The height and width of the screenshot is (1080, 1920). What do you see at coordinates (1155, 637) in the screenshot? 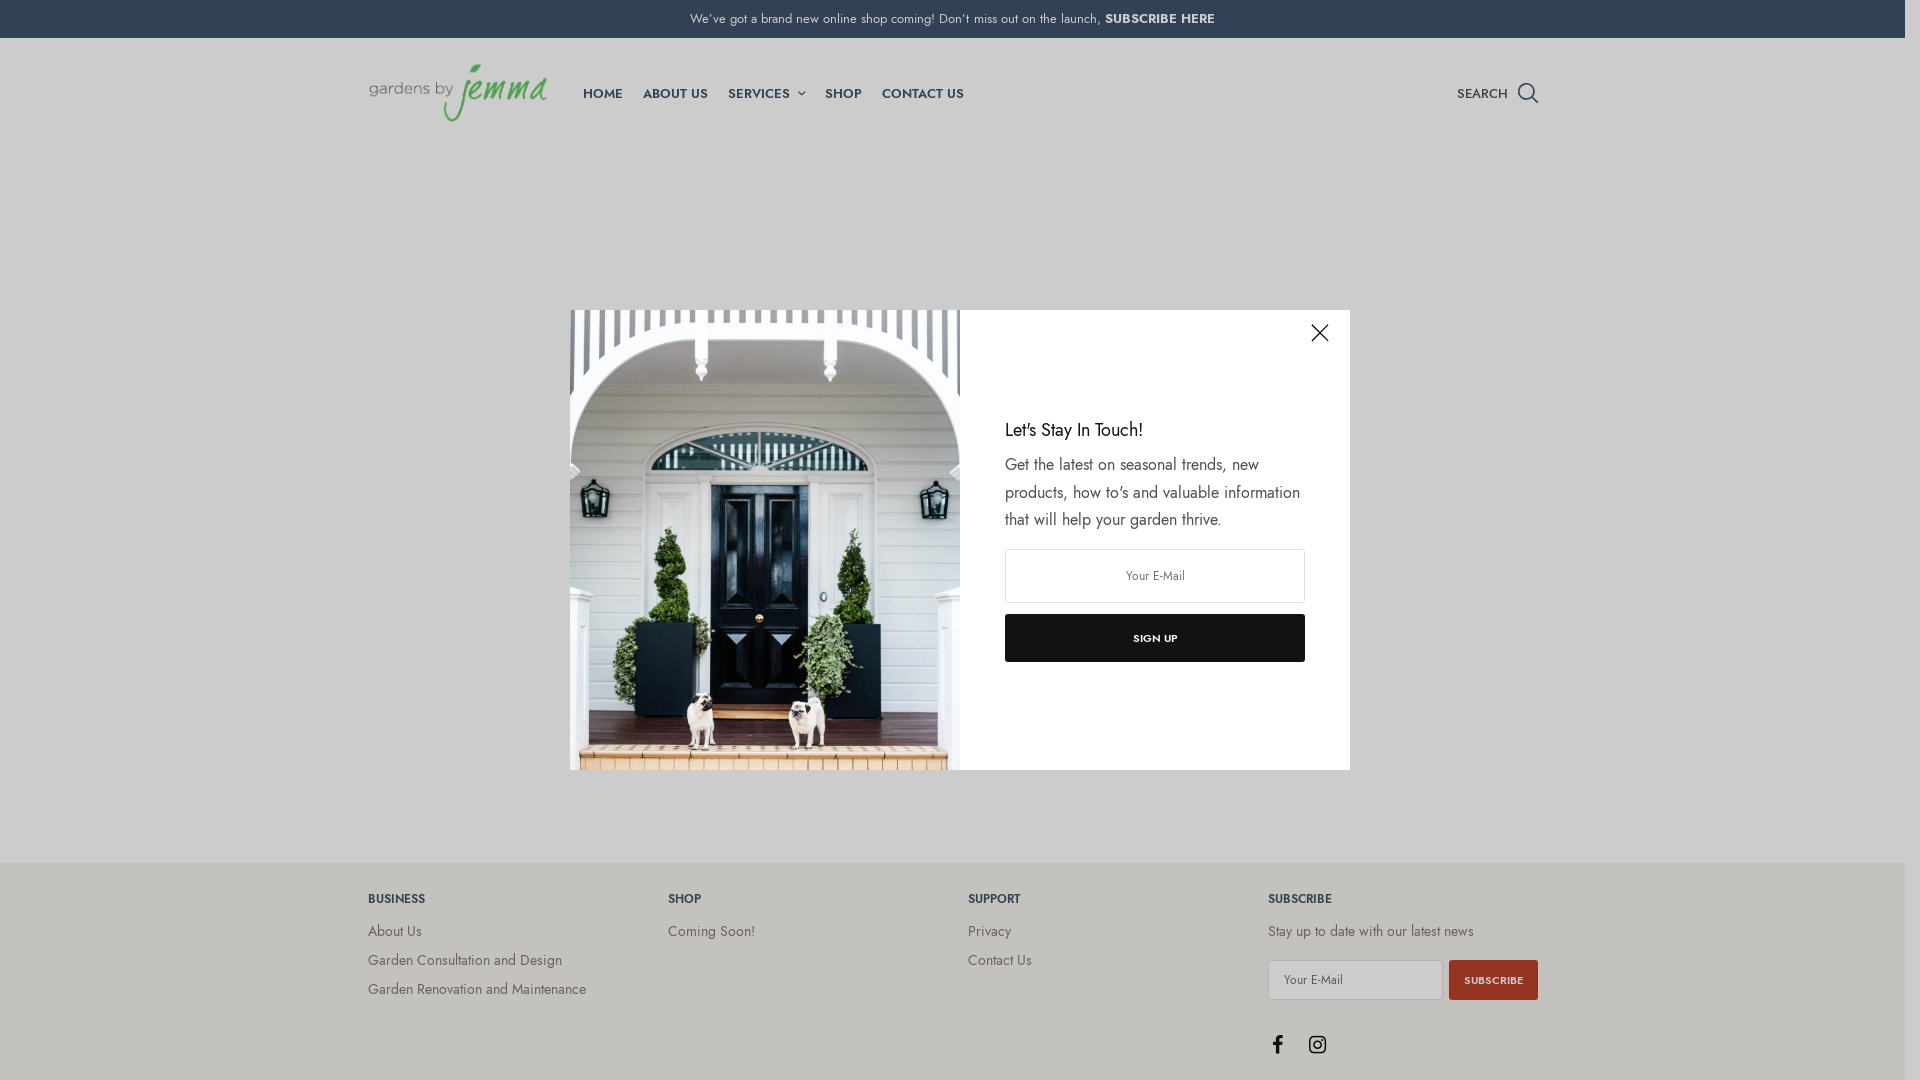
I see `'SIGN UP'` at bounding box center [1155, 637].